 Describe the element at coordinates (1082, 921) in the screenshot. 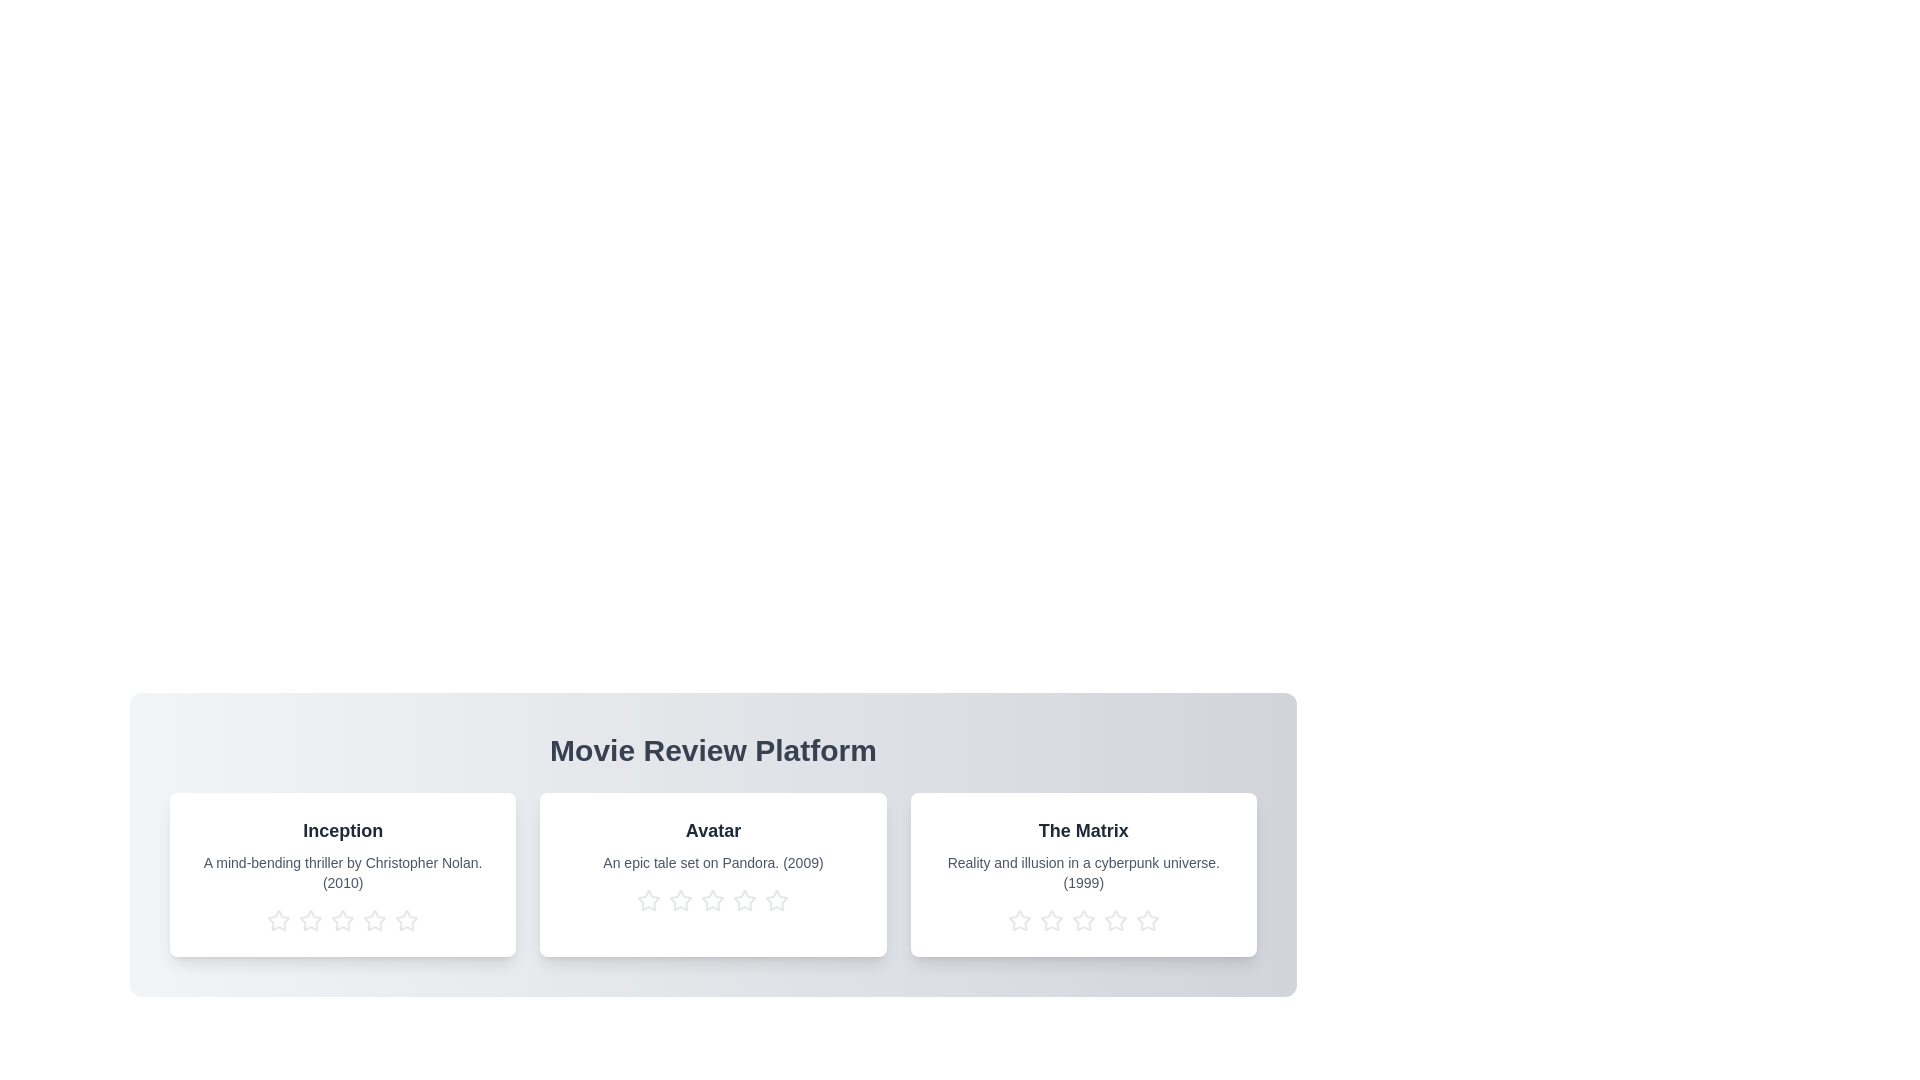

I see `the star corresponding to 3 stars for the movie titled The Matrix` at that location.